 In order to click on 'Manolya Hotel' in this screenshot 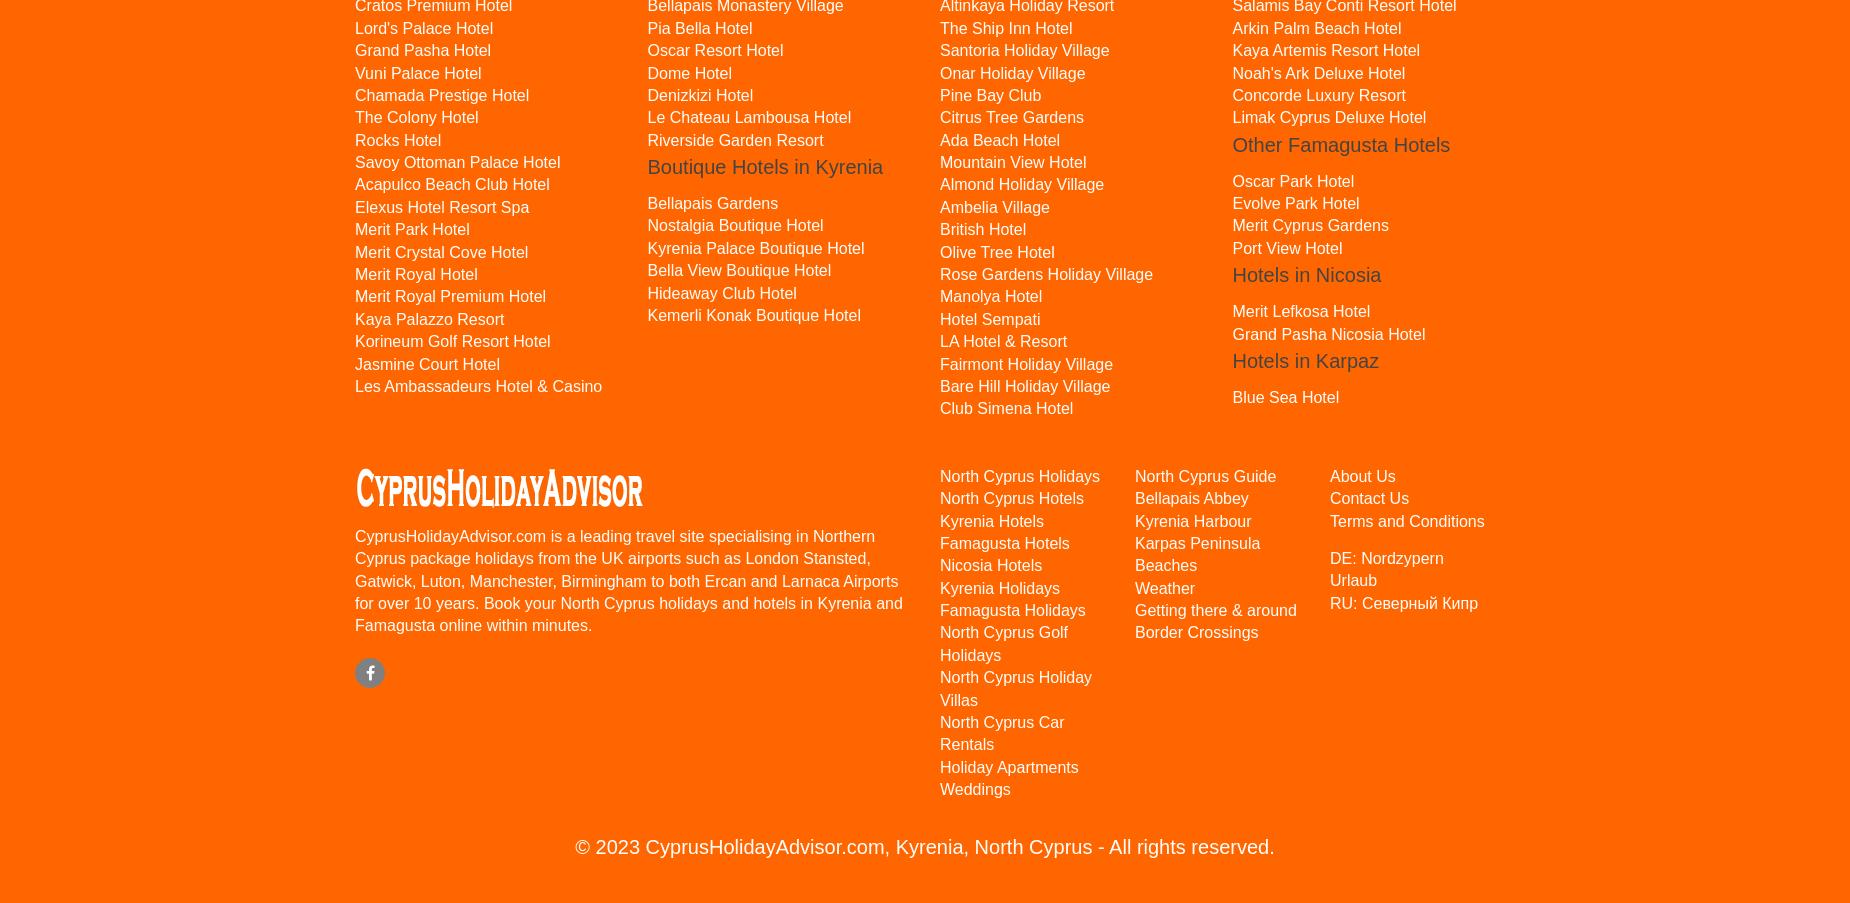, I will do `click(990, 295)`.